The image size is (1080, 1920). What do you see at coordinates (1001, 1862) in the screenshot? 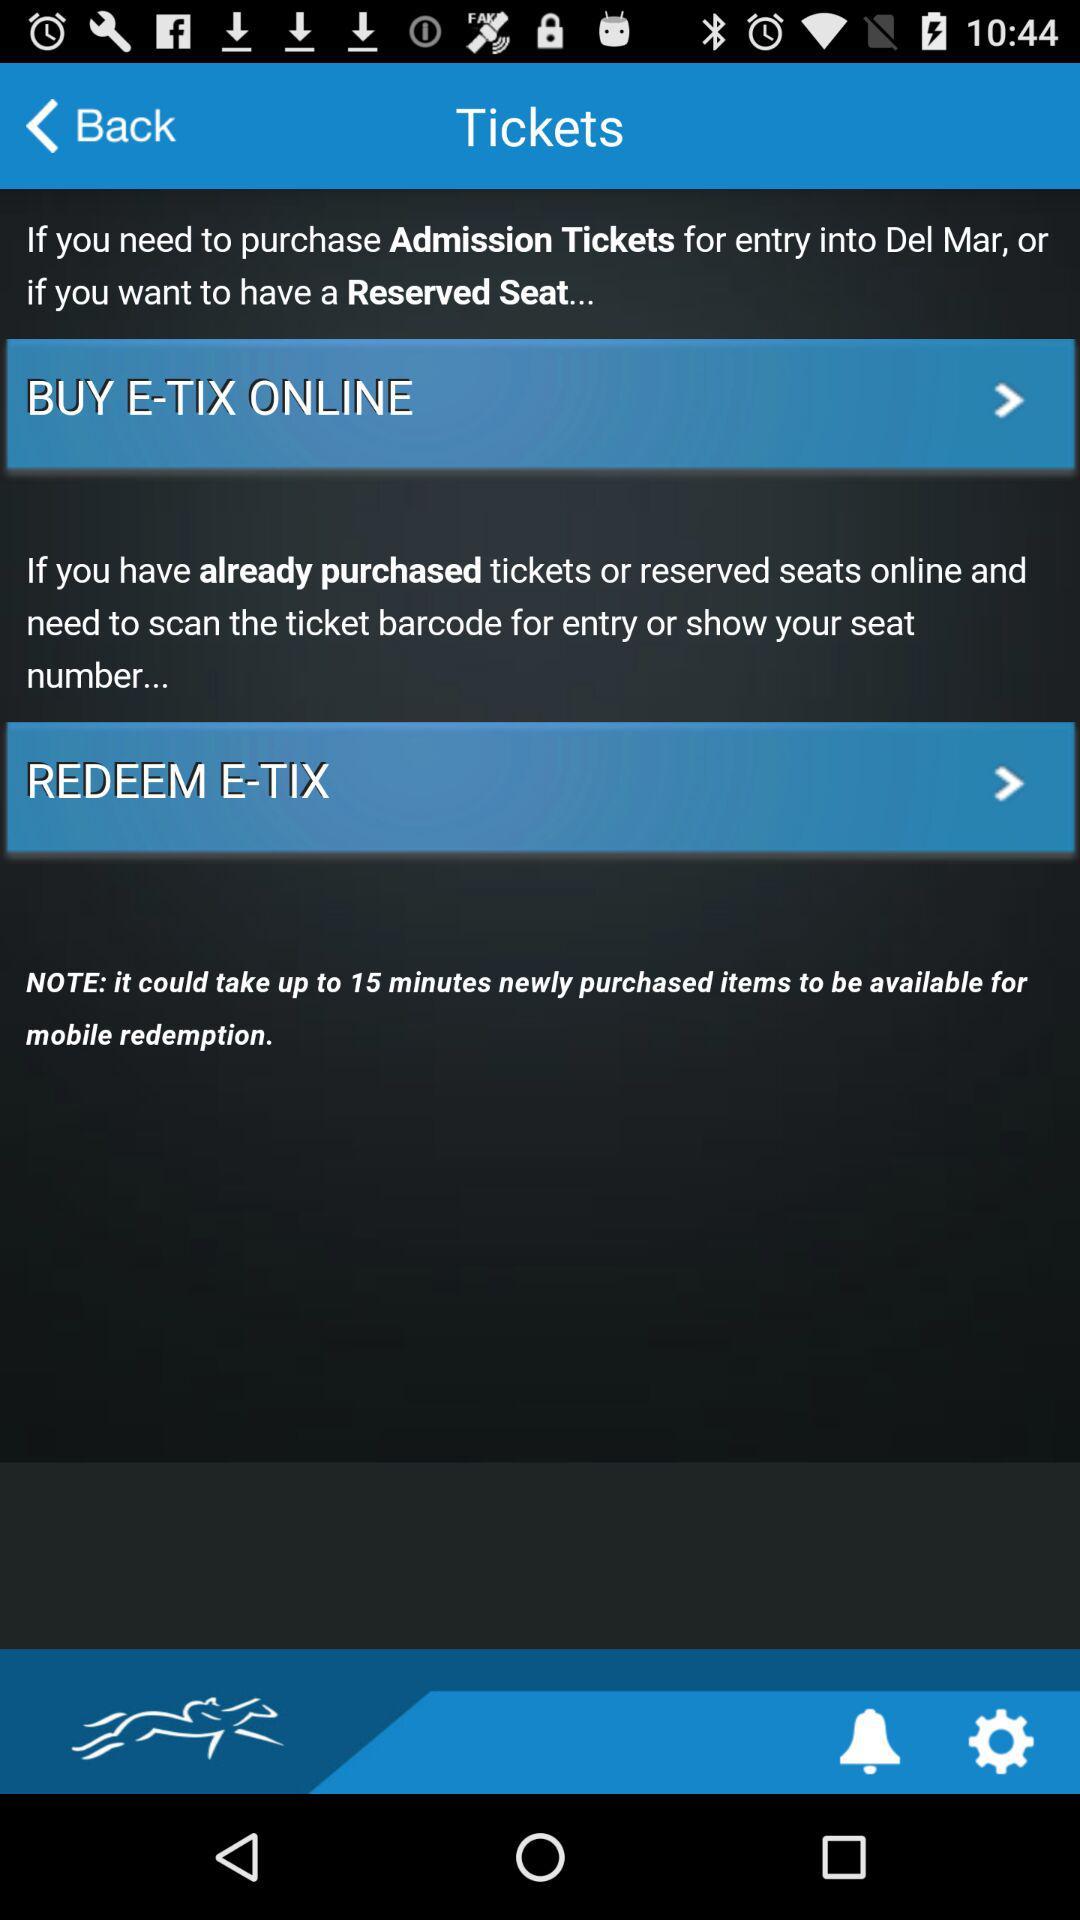
I see `the settings icon` at bounding box center [1001, 1862].